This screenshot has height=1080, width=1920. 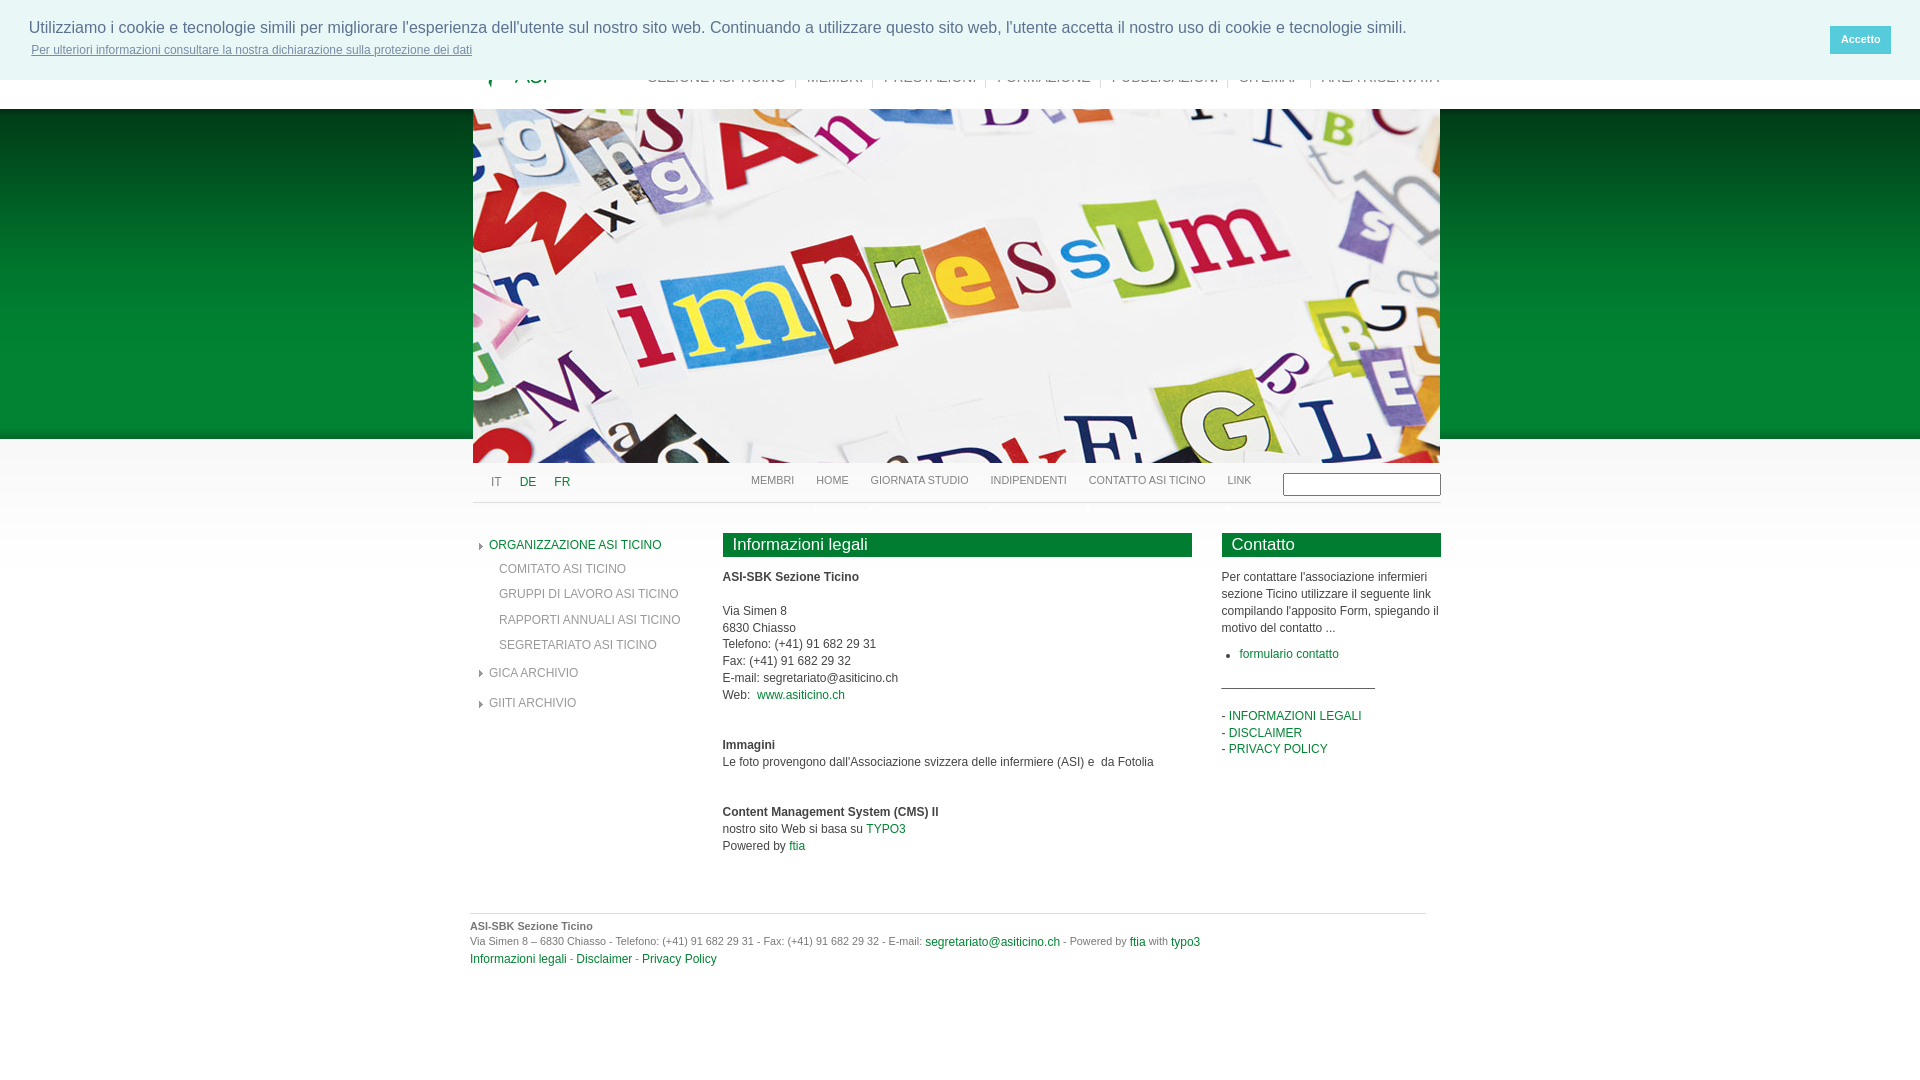 I want to click on 'COMITATO ASI TICINO', so click(x=561, y=569).